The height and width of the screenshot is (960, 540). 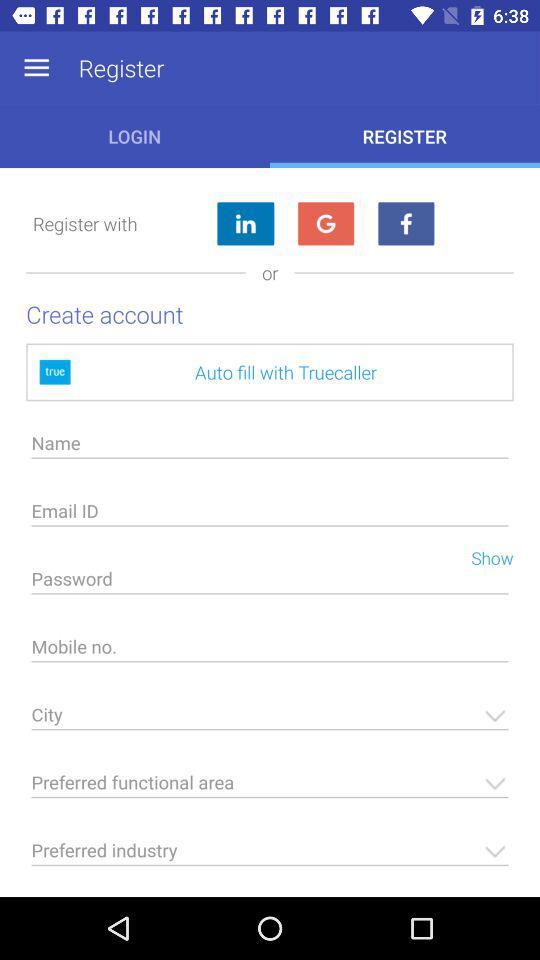 I want to click on password, so click(x=270, y=584).